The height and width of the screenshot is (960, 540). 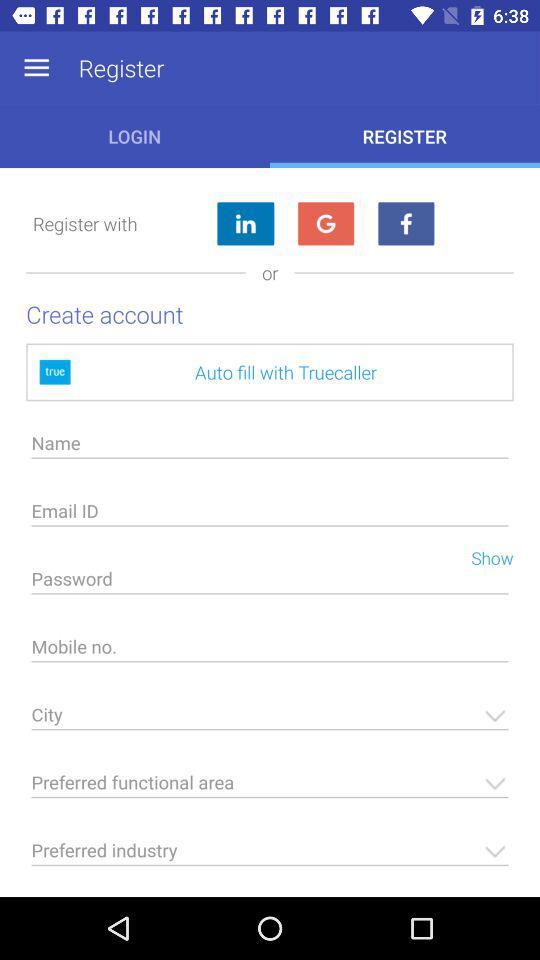 I want to click on password, so click(x=270, y=584).